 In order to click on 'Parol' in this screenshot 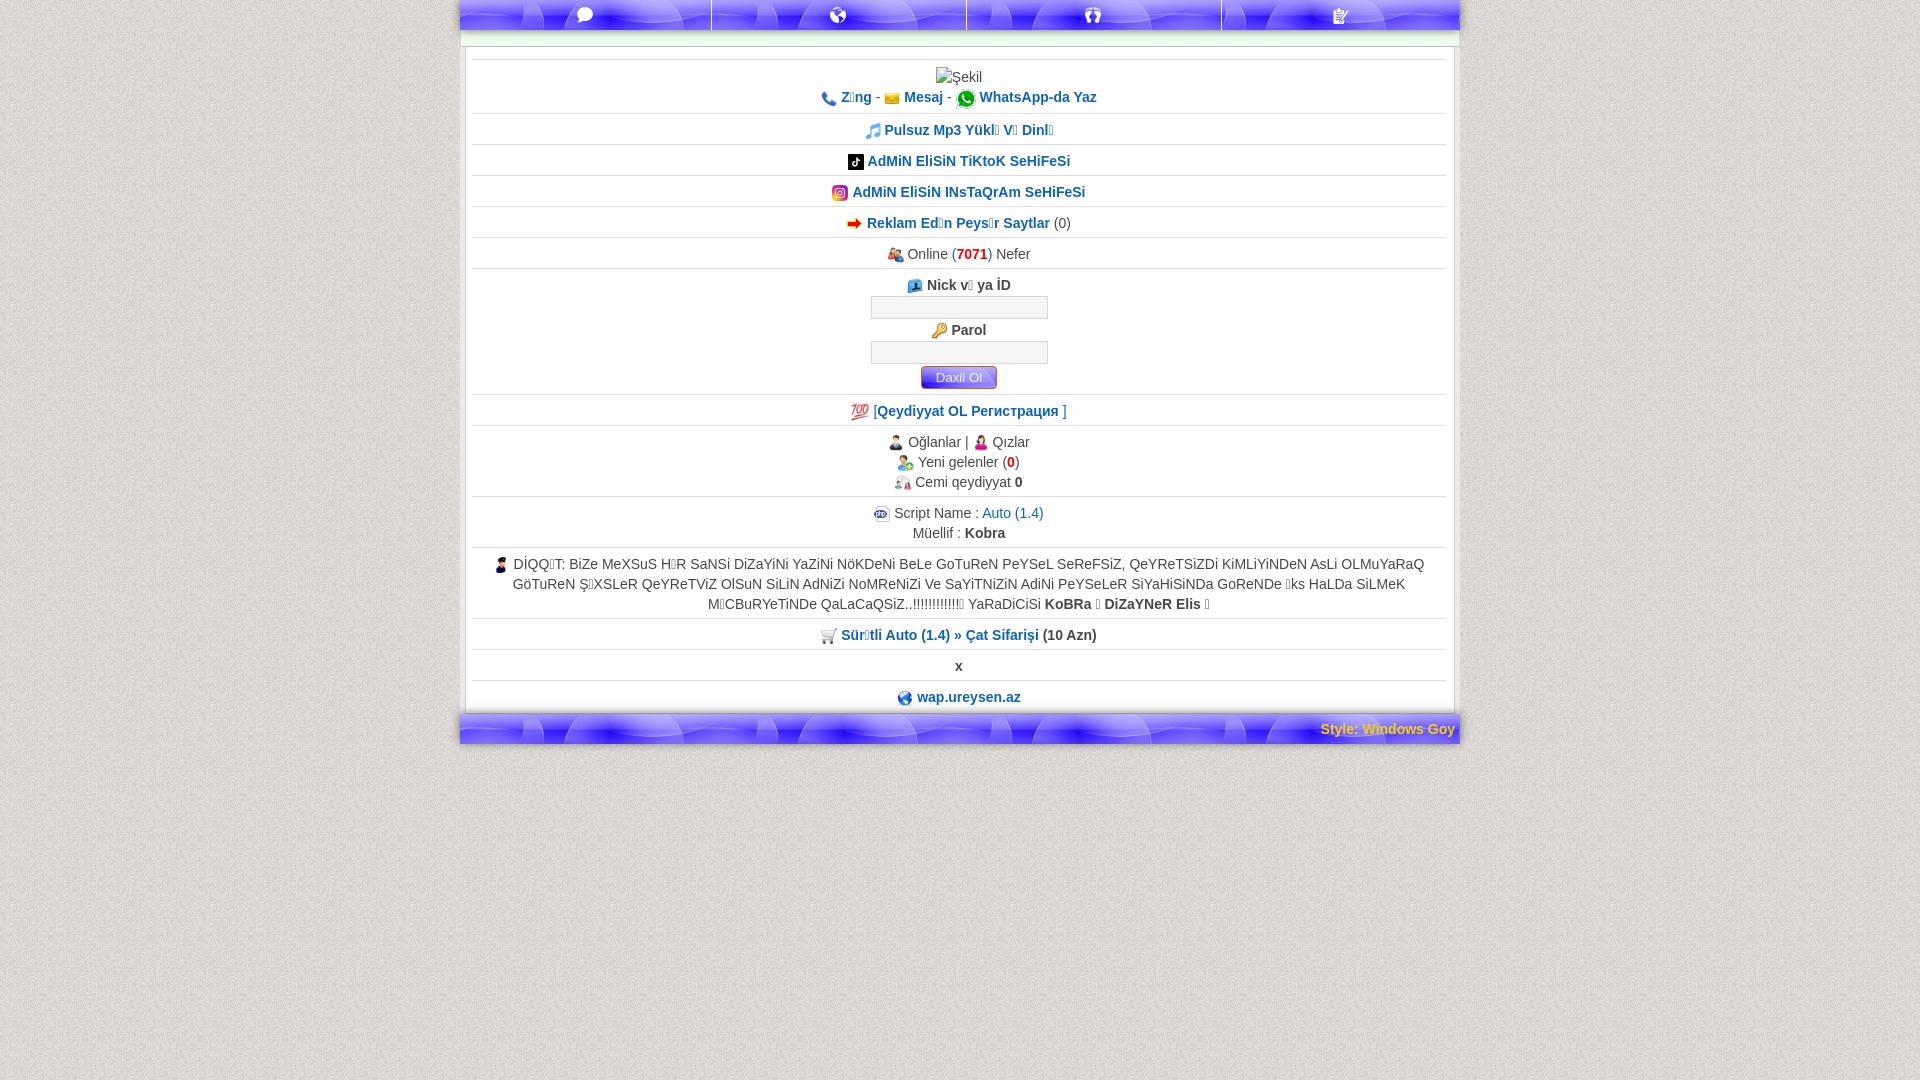, I will do `click(957, 351)`.